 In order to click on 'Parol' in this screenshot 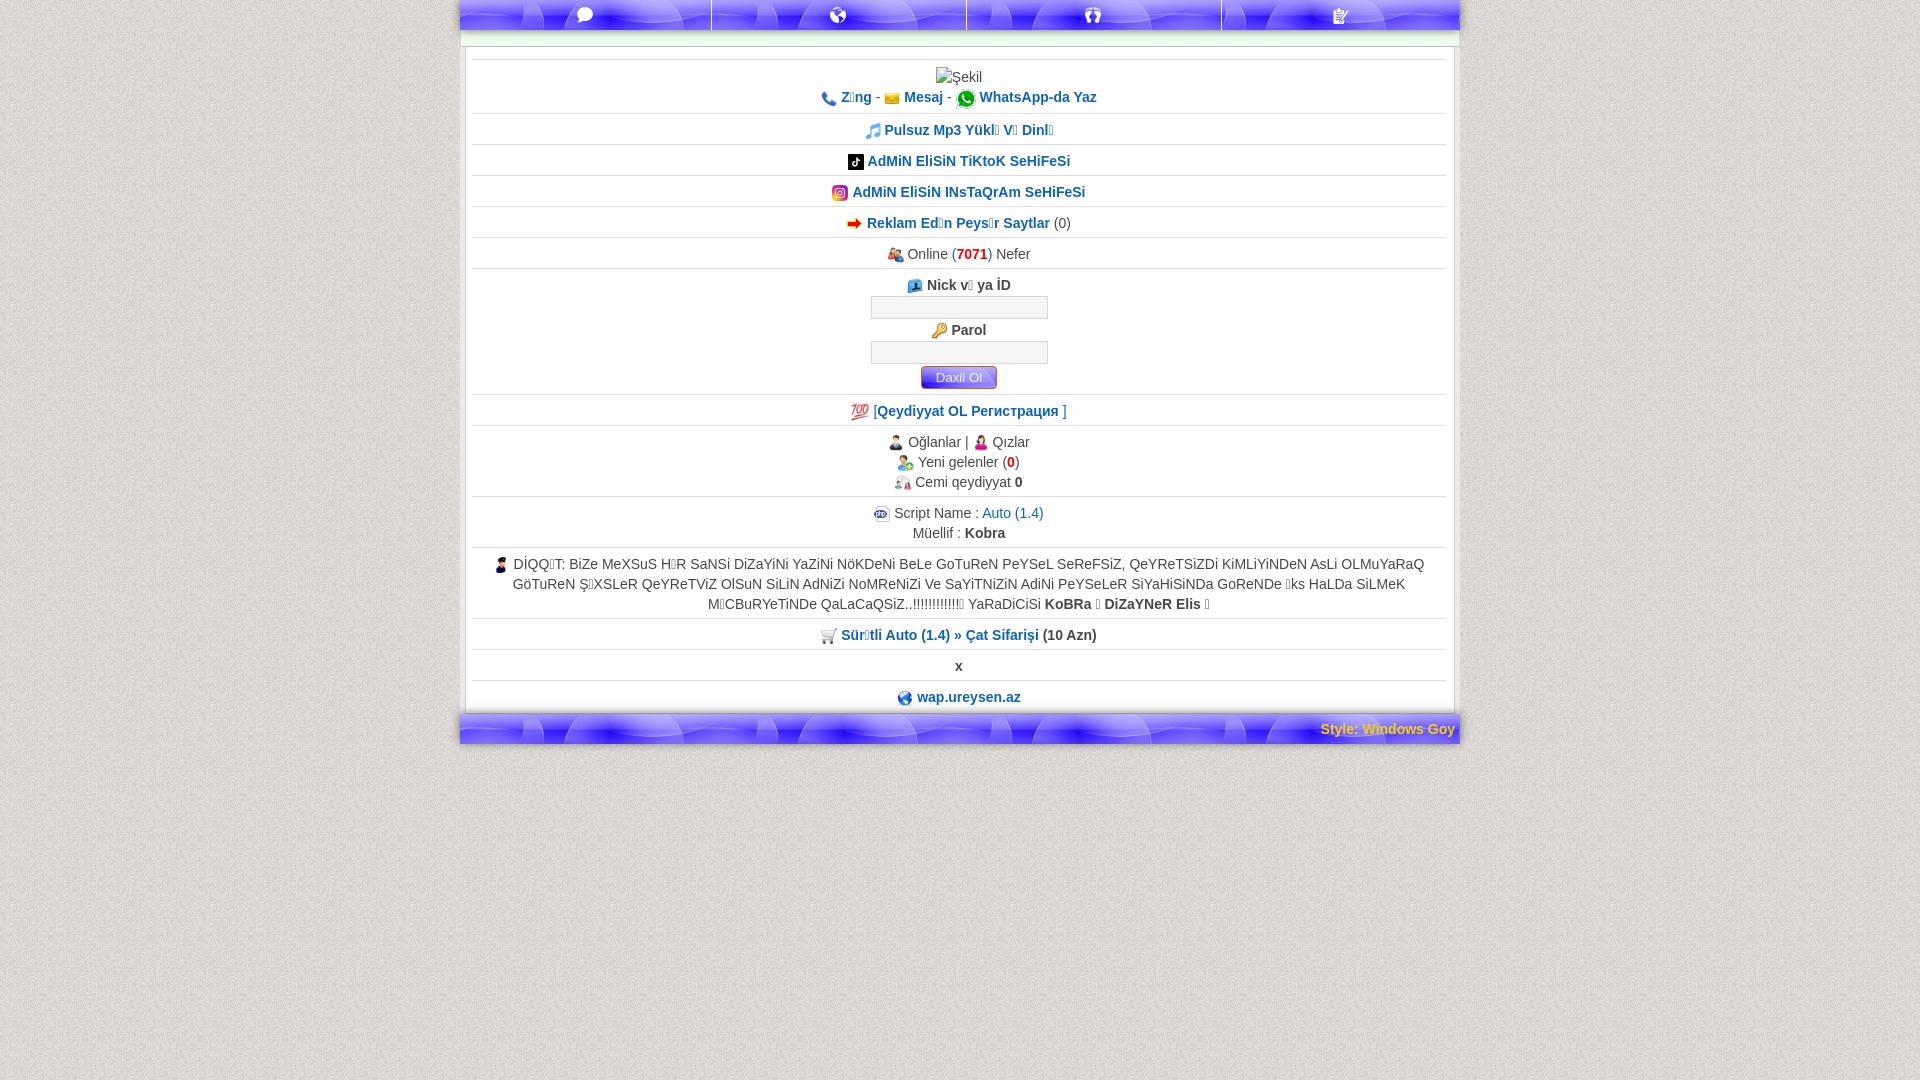, I will do `click(957, 351)`.